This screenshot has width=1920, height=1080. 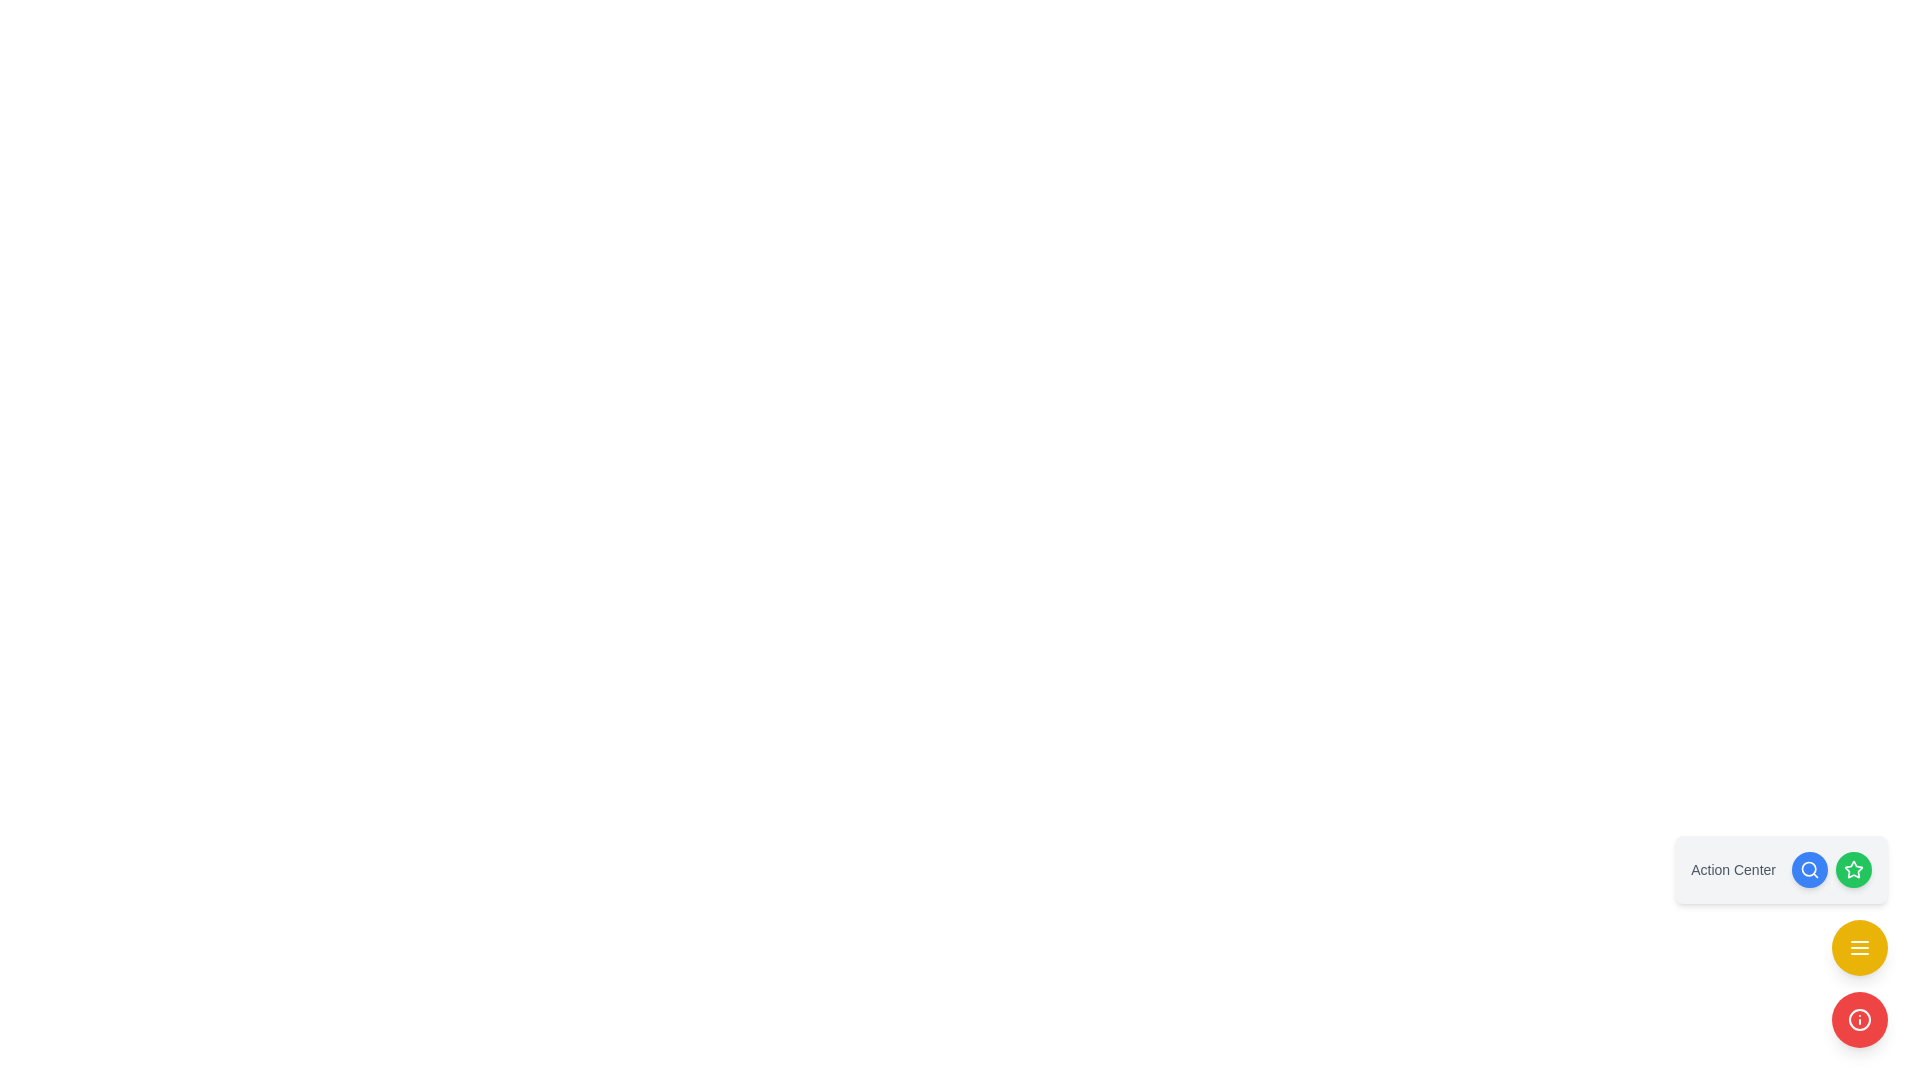 I want to click on the search icon button located within a blue circular button in the top-right corner of the Action Center bar to initiate a search, so click(x=1809, y=869).